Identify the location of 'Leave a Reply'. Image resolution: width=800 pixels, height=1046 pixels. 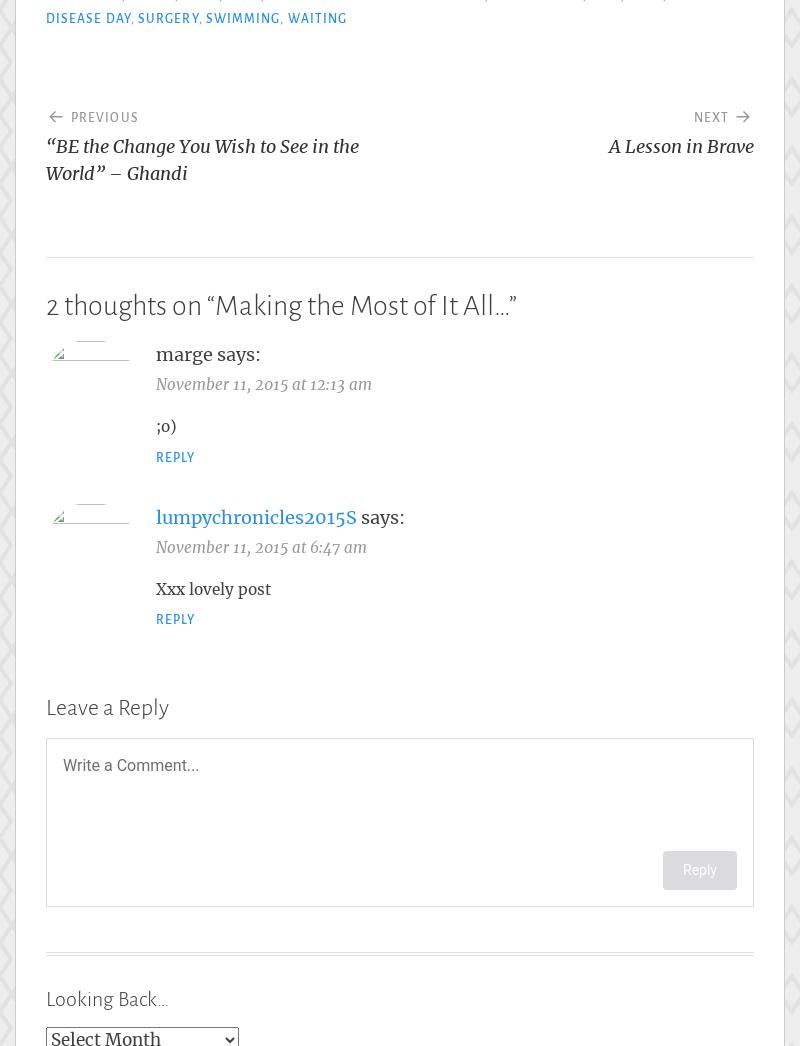
(45, 708).